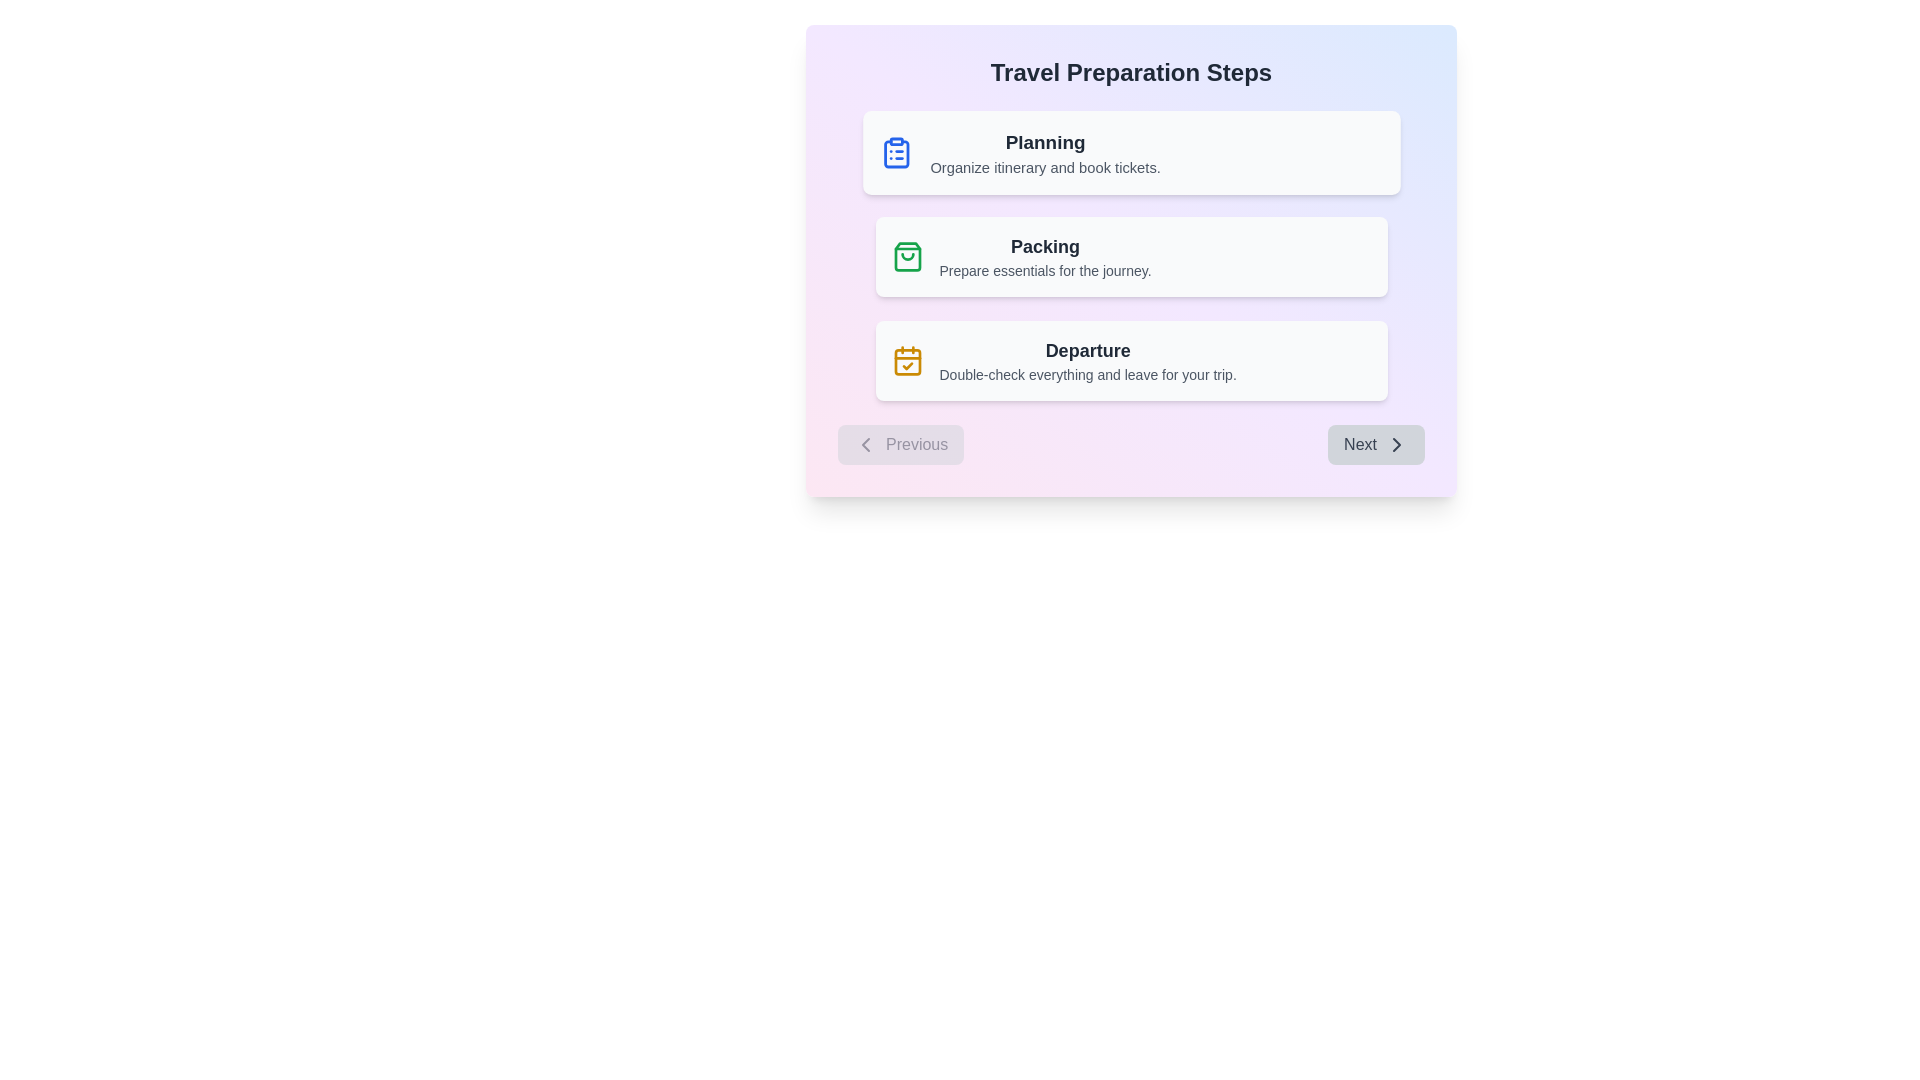  Describe the element at coordinates (1131, 361) in the screenshot. I see `the third card in the 'Travel Preparation Steps' section, which features a yellow calendar icon and text indicating 'Departure' and a subtitle about checking everything before leaving for the trip` at that location.